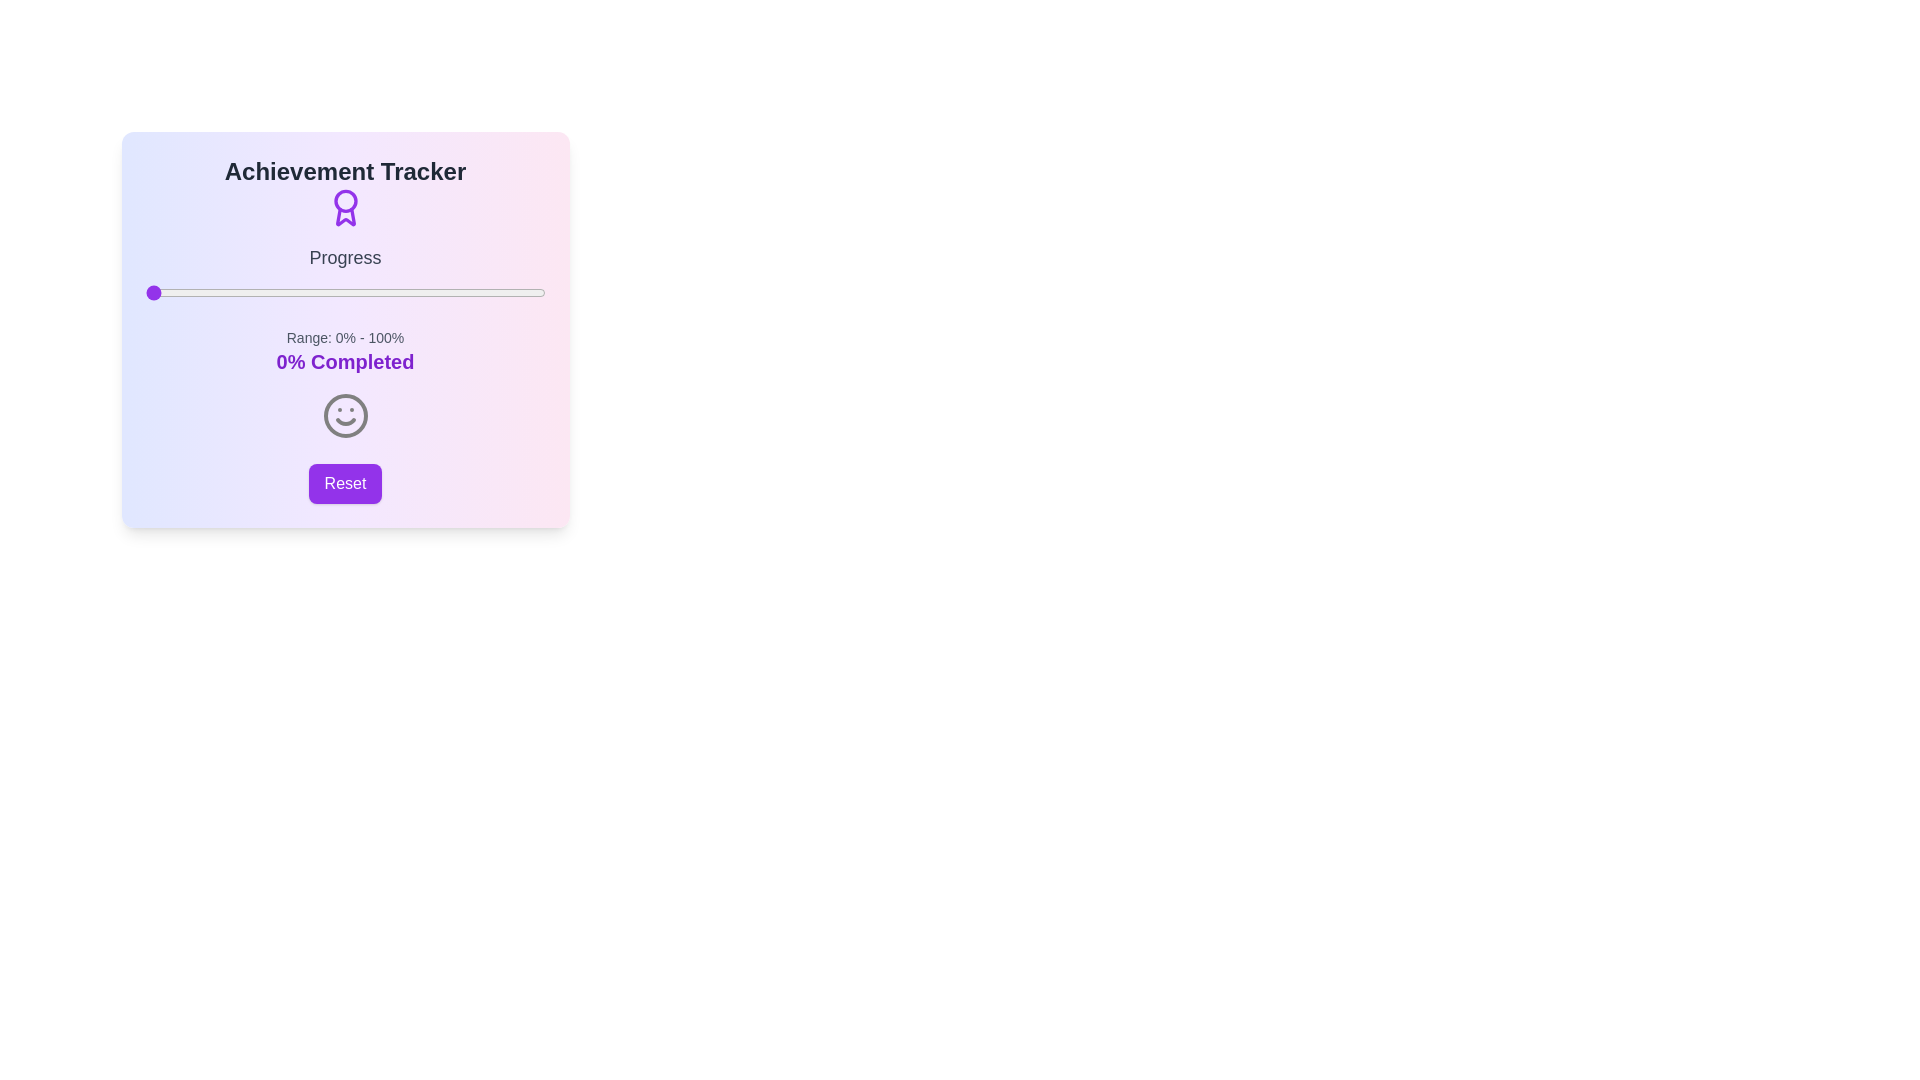  I want to click on the progress slider to 5%, so click(165, 293).